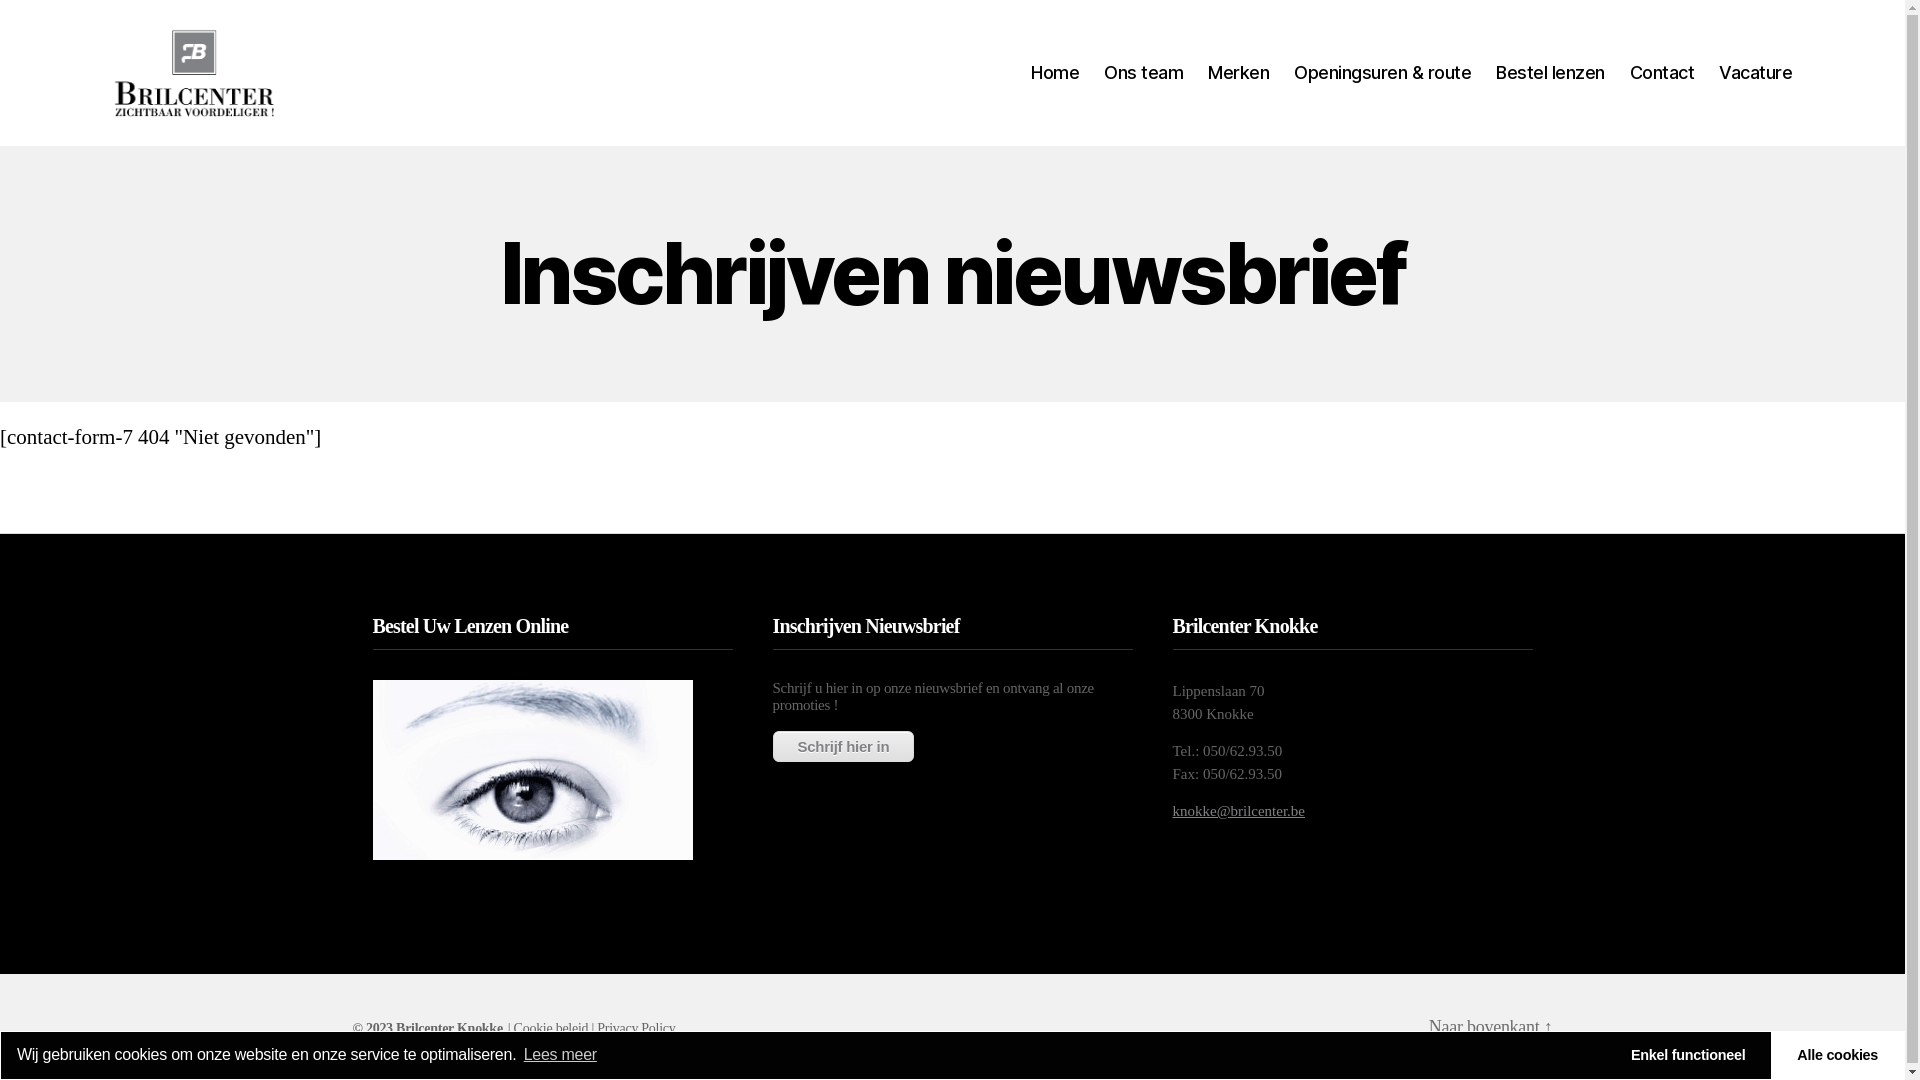 The width and height of the screenshot is (1920, 1080). What do you see at coordinates (771, 746) in the screenshot?
I see `'Schrijf hier in'` at bounding box center [771, 746].